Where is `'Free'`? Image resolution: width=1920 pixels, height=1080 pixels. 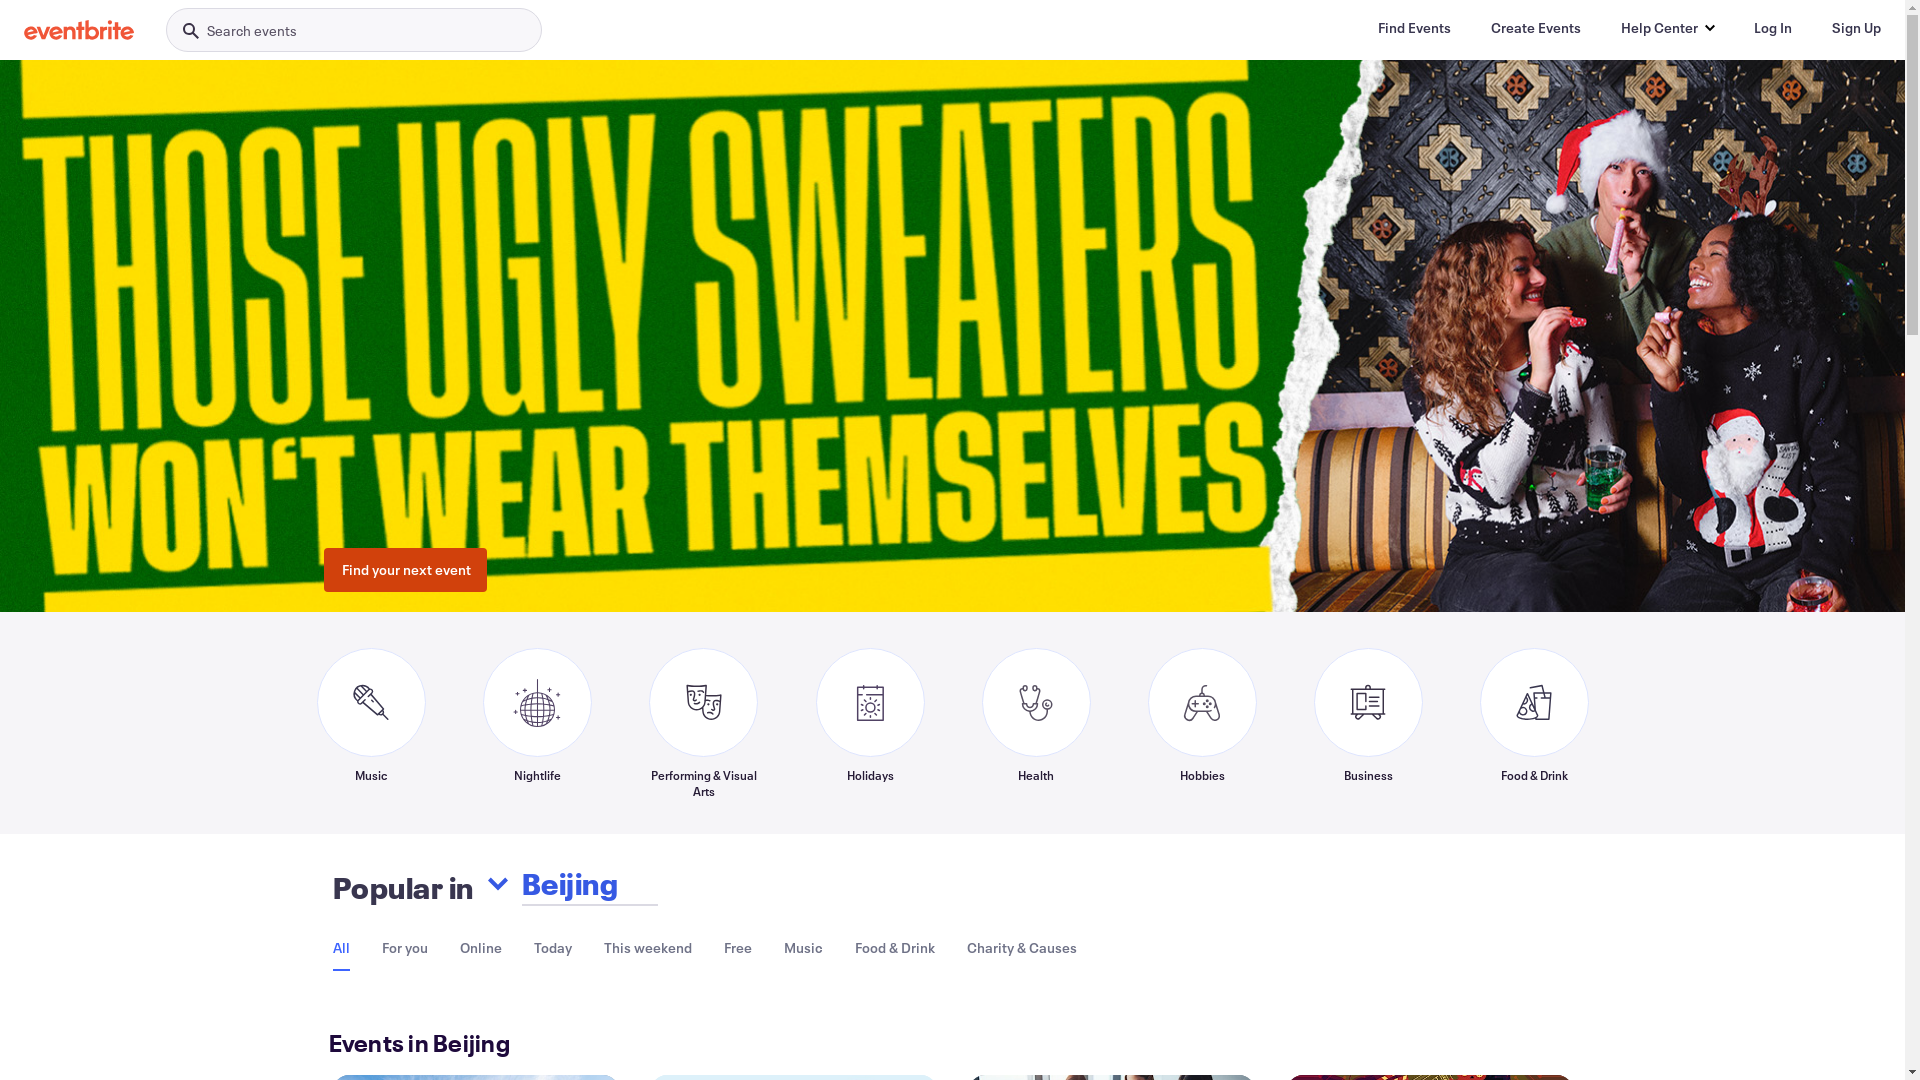
'Free' is located at coordinates (737, 946).